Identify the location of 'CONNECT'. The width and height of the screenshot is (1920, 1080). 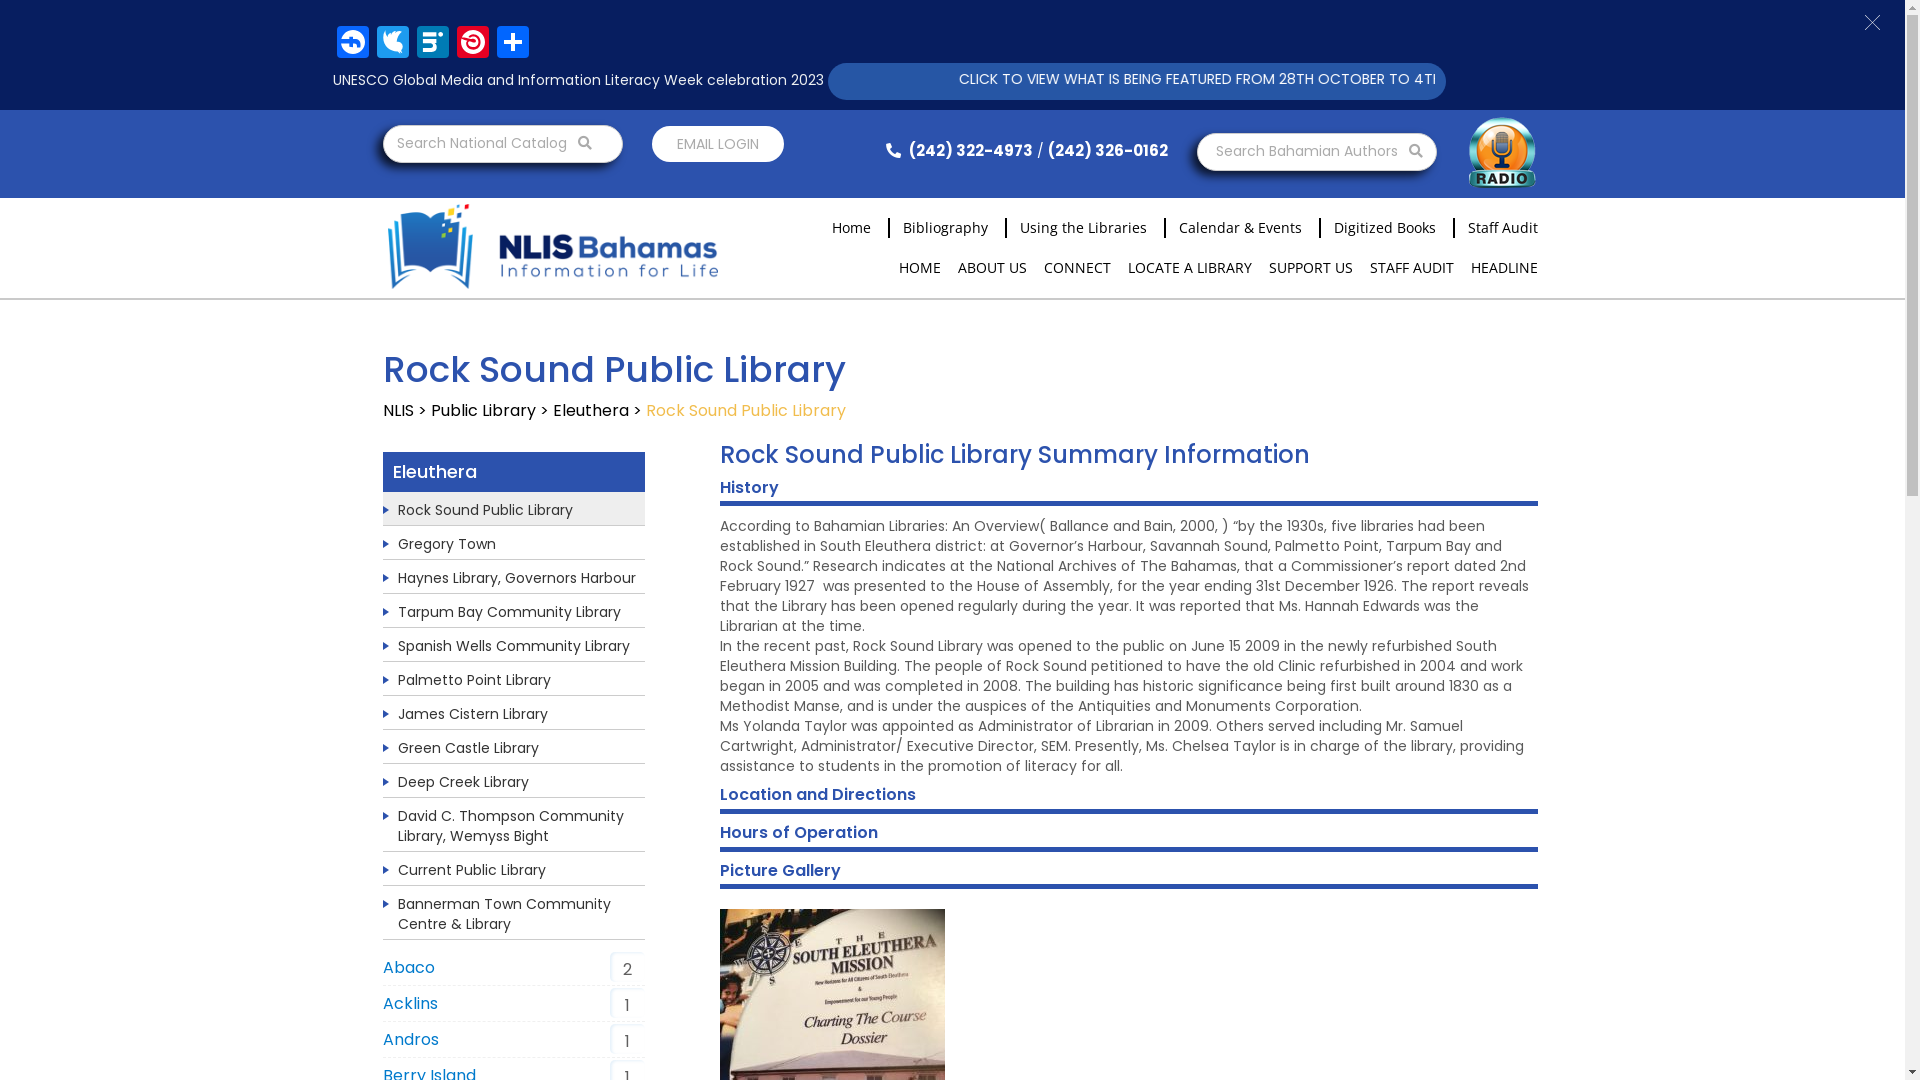
(1042, 266).